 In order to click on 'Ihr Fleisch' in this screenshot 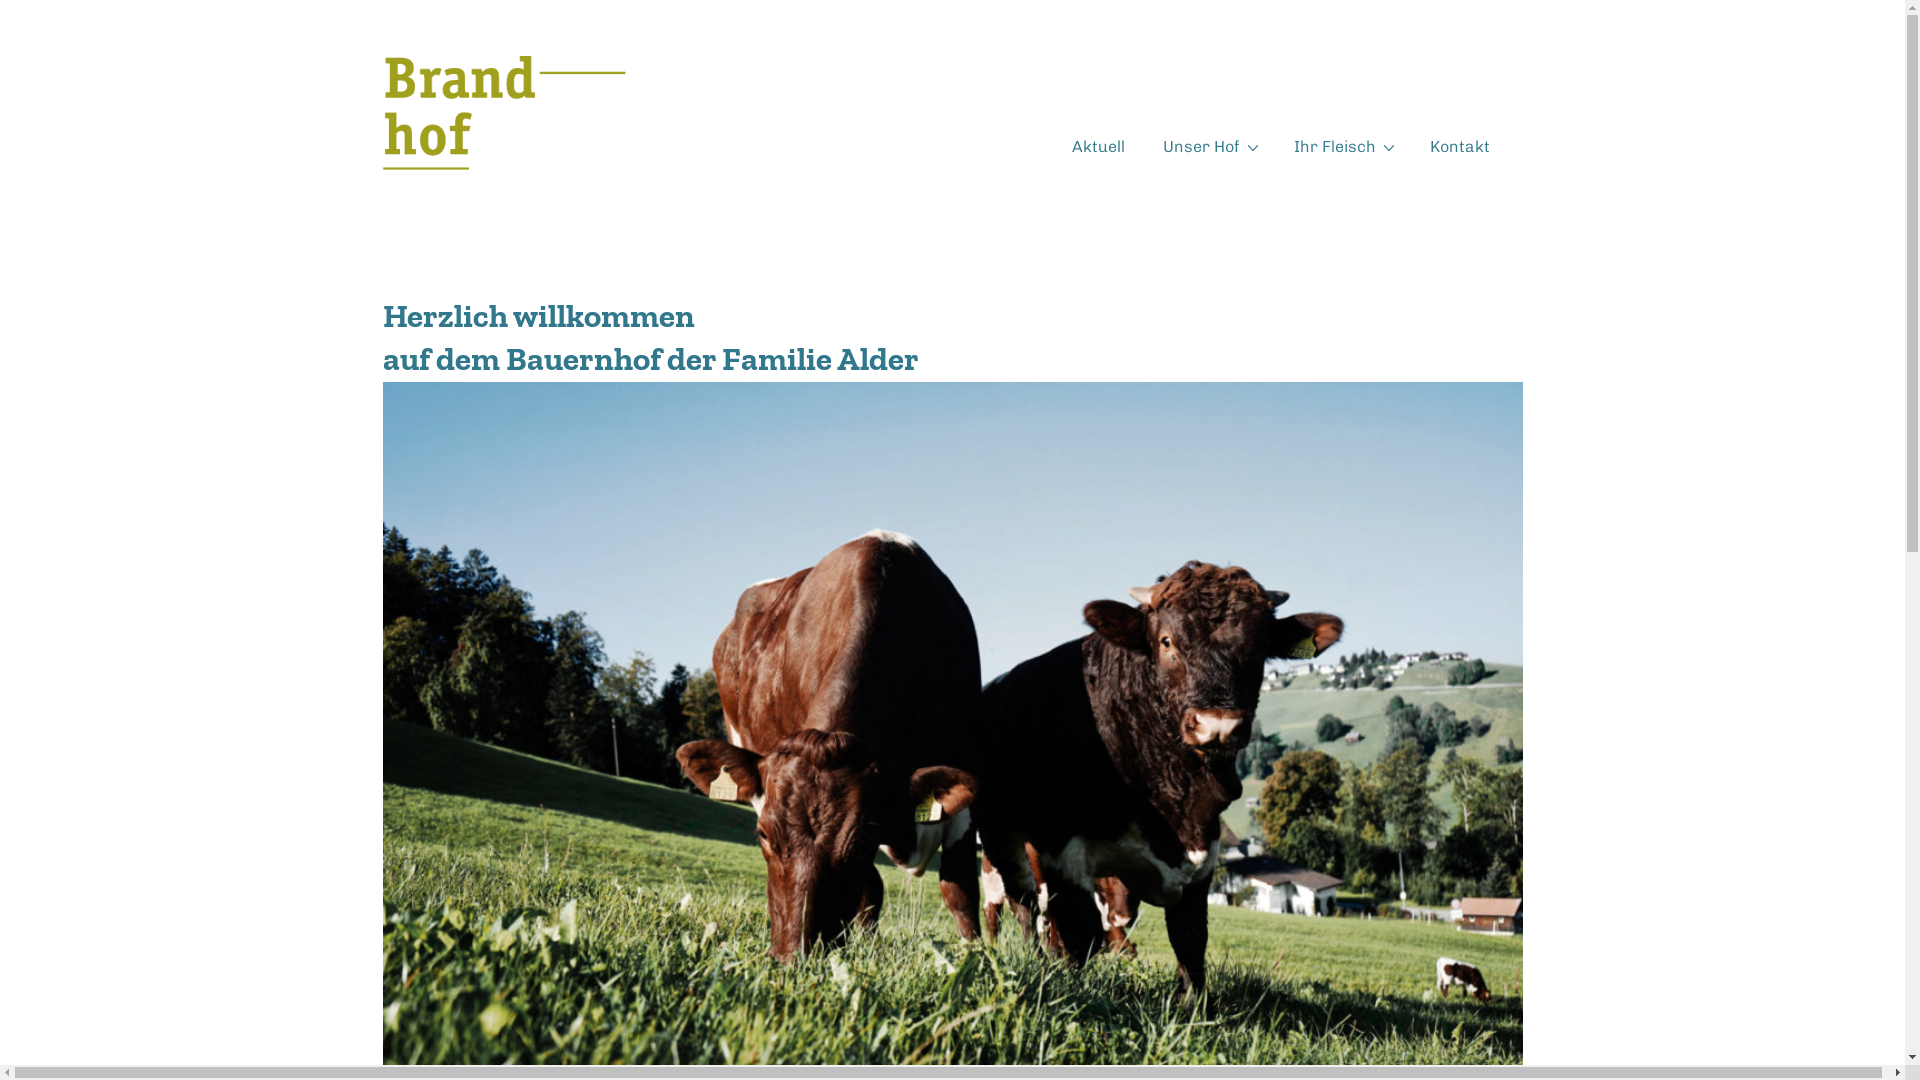, I will do `click(1343, 145)`.